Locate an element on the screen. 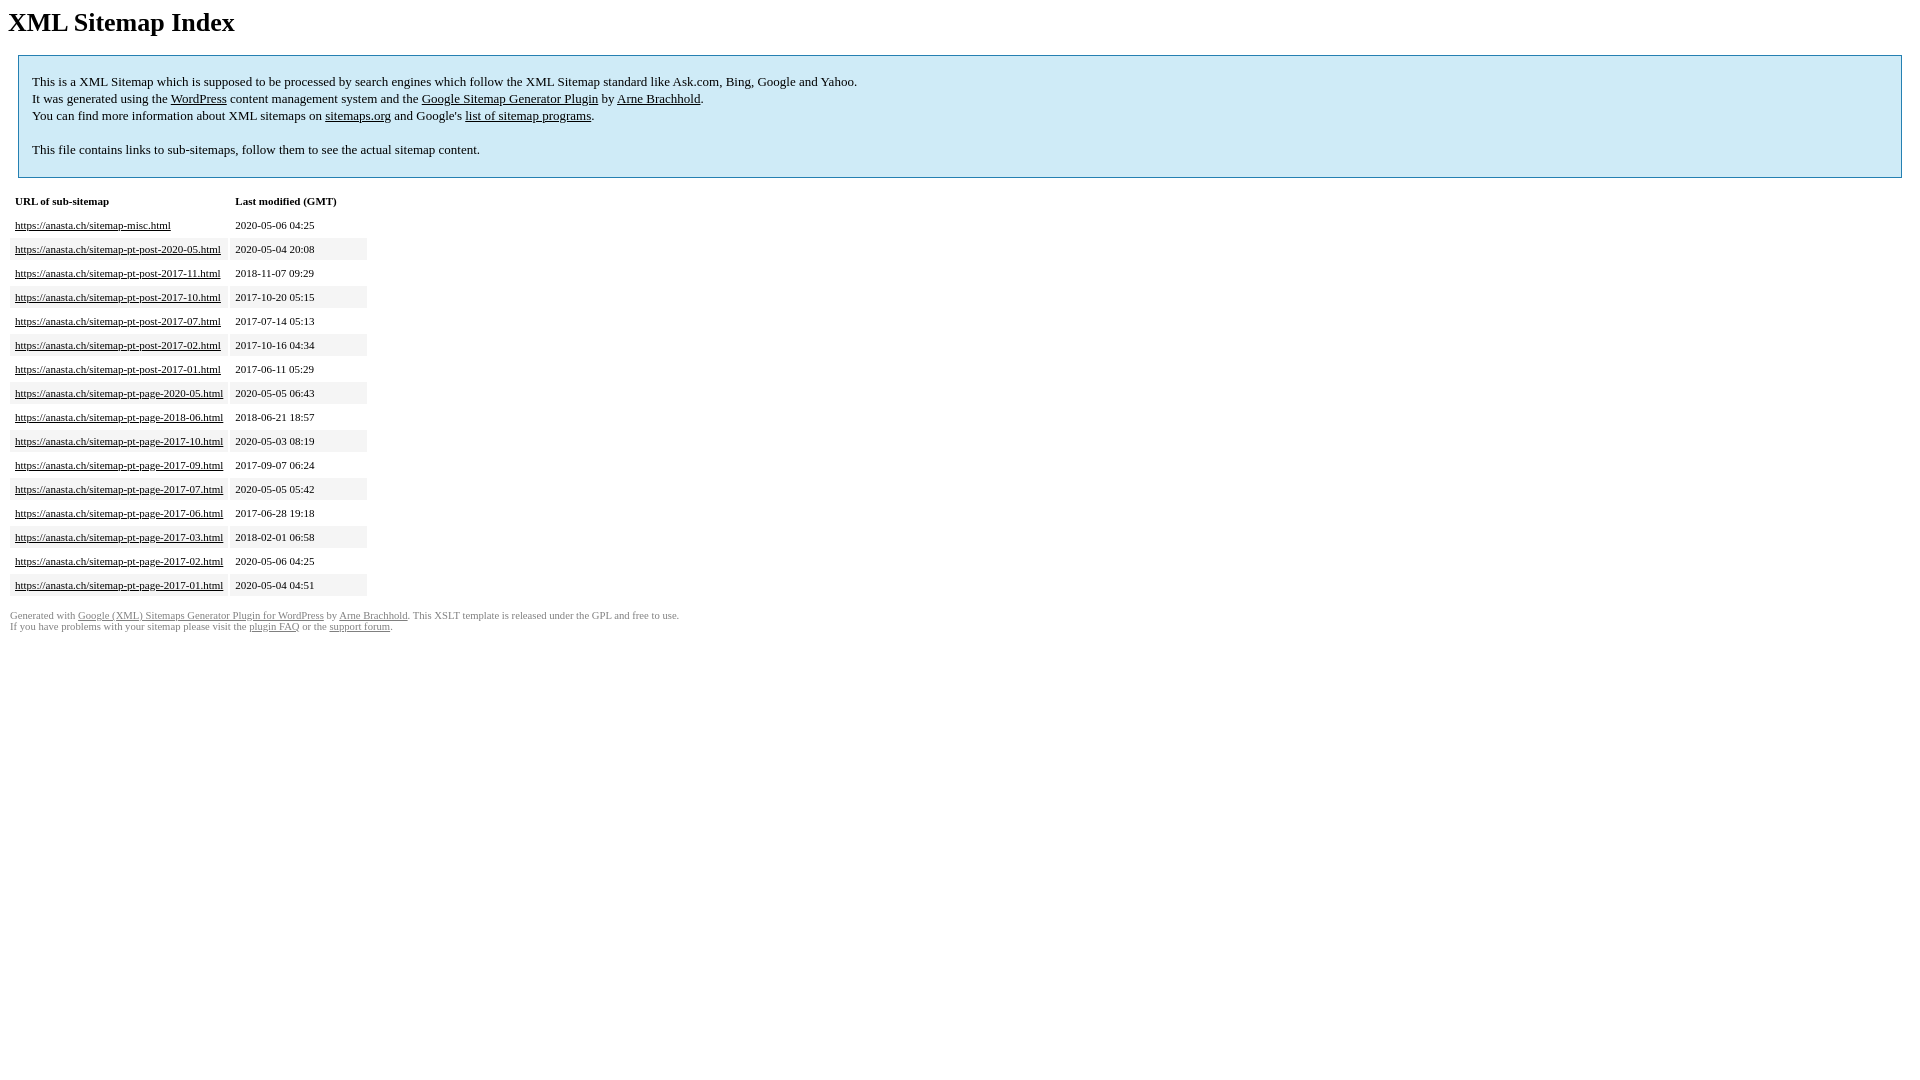  'https://anasta.ch/sitemap-pt-page-2017-03.html' is located at coordinates (118, 535).